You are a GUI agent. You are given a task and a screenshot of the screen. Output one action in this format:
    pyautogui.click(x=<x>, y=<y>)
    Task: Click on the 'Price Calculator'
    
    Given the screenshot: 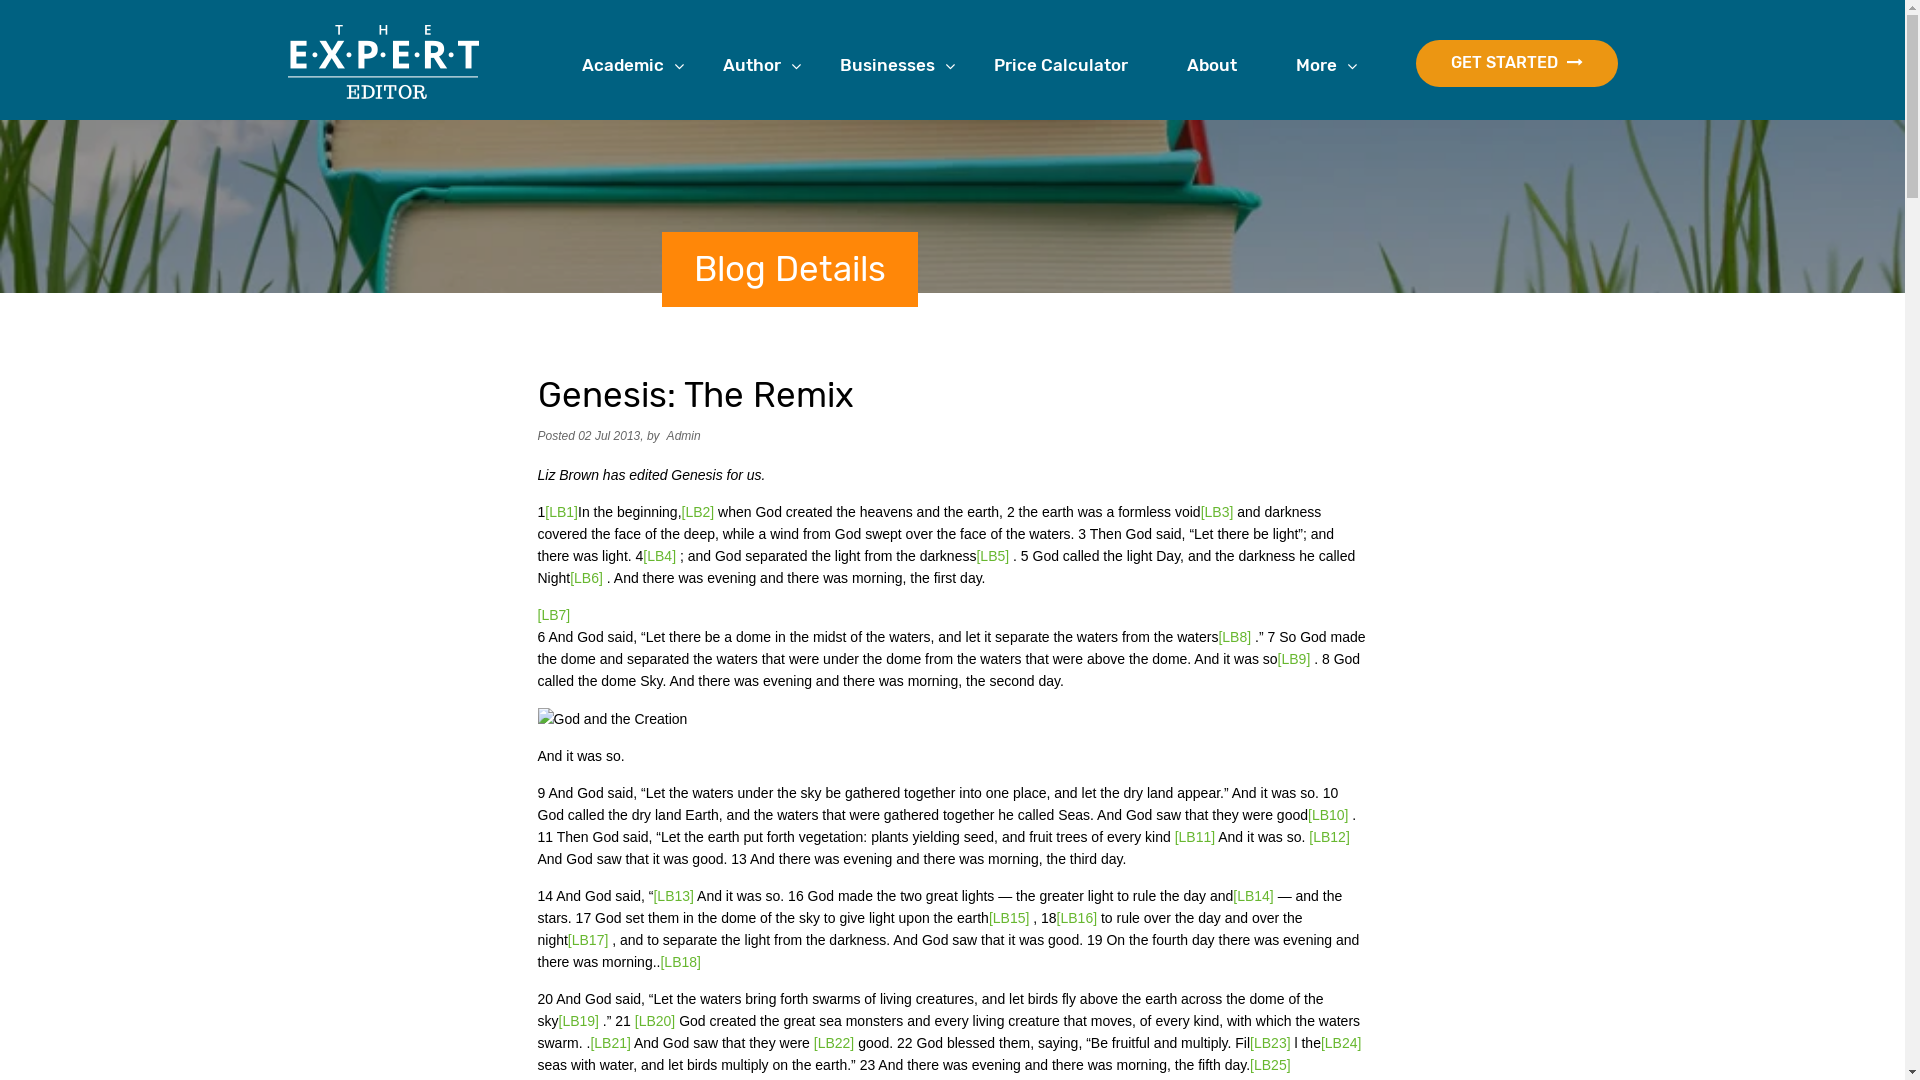 What is the action you would take?
    pyautogui.click(x=974, y=65)
    